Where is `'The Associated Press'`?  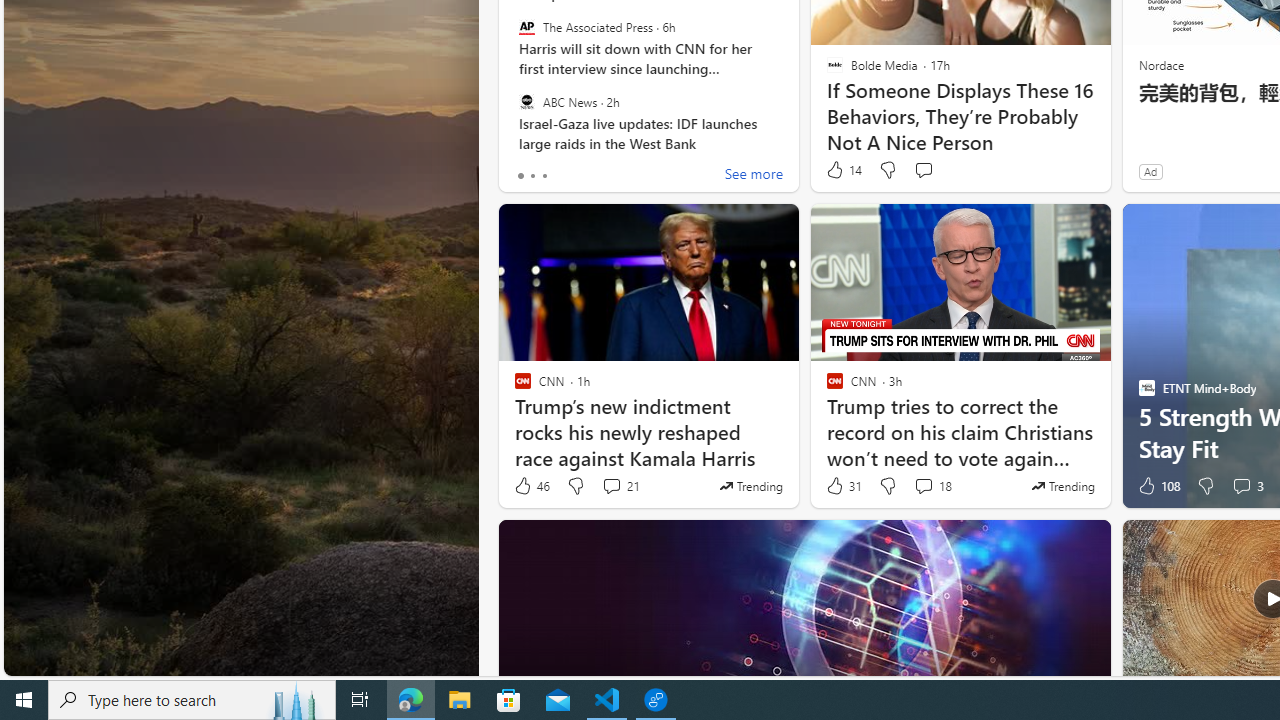
'The Associated Press' is located at coordinates (526, 27).